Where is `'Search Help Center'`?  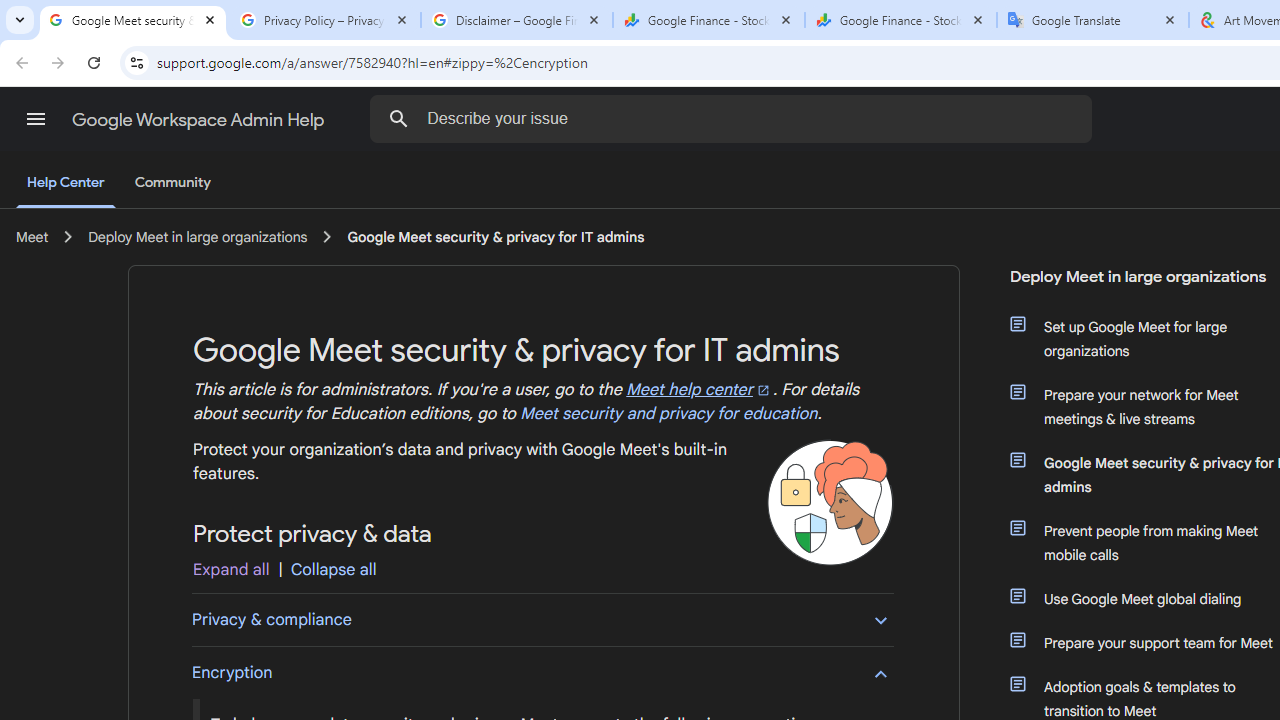
'Search Help Center' is located at coordinates (399, 118).